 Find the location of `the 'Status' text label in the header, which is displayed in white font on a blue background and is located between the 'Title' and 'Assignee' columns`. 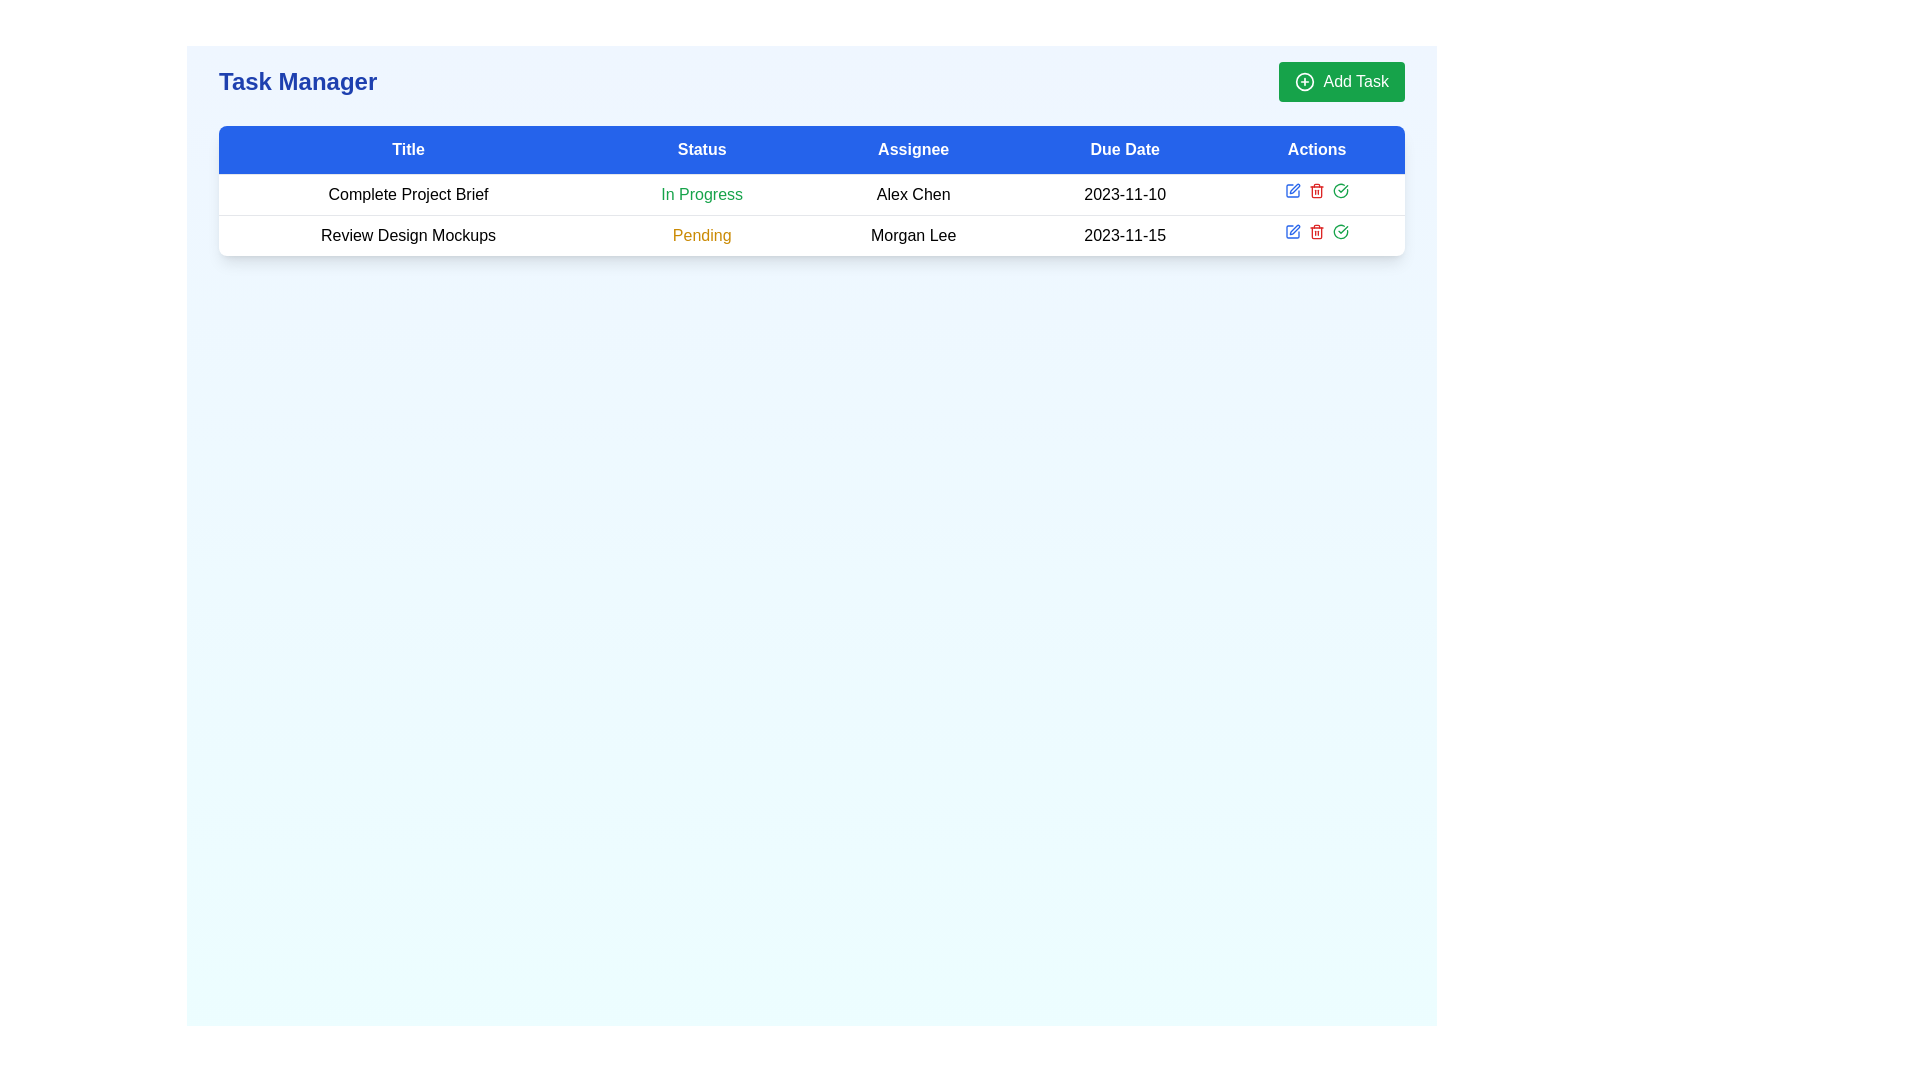

the 'Status' text label in the header, which is displayed in white font on a blue background and is located between the 'Title' and 'Assignee' columns is located at coordinates (702, 149).